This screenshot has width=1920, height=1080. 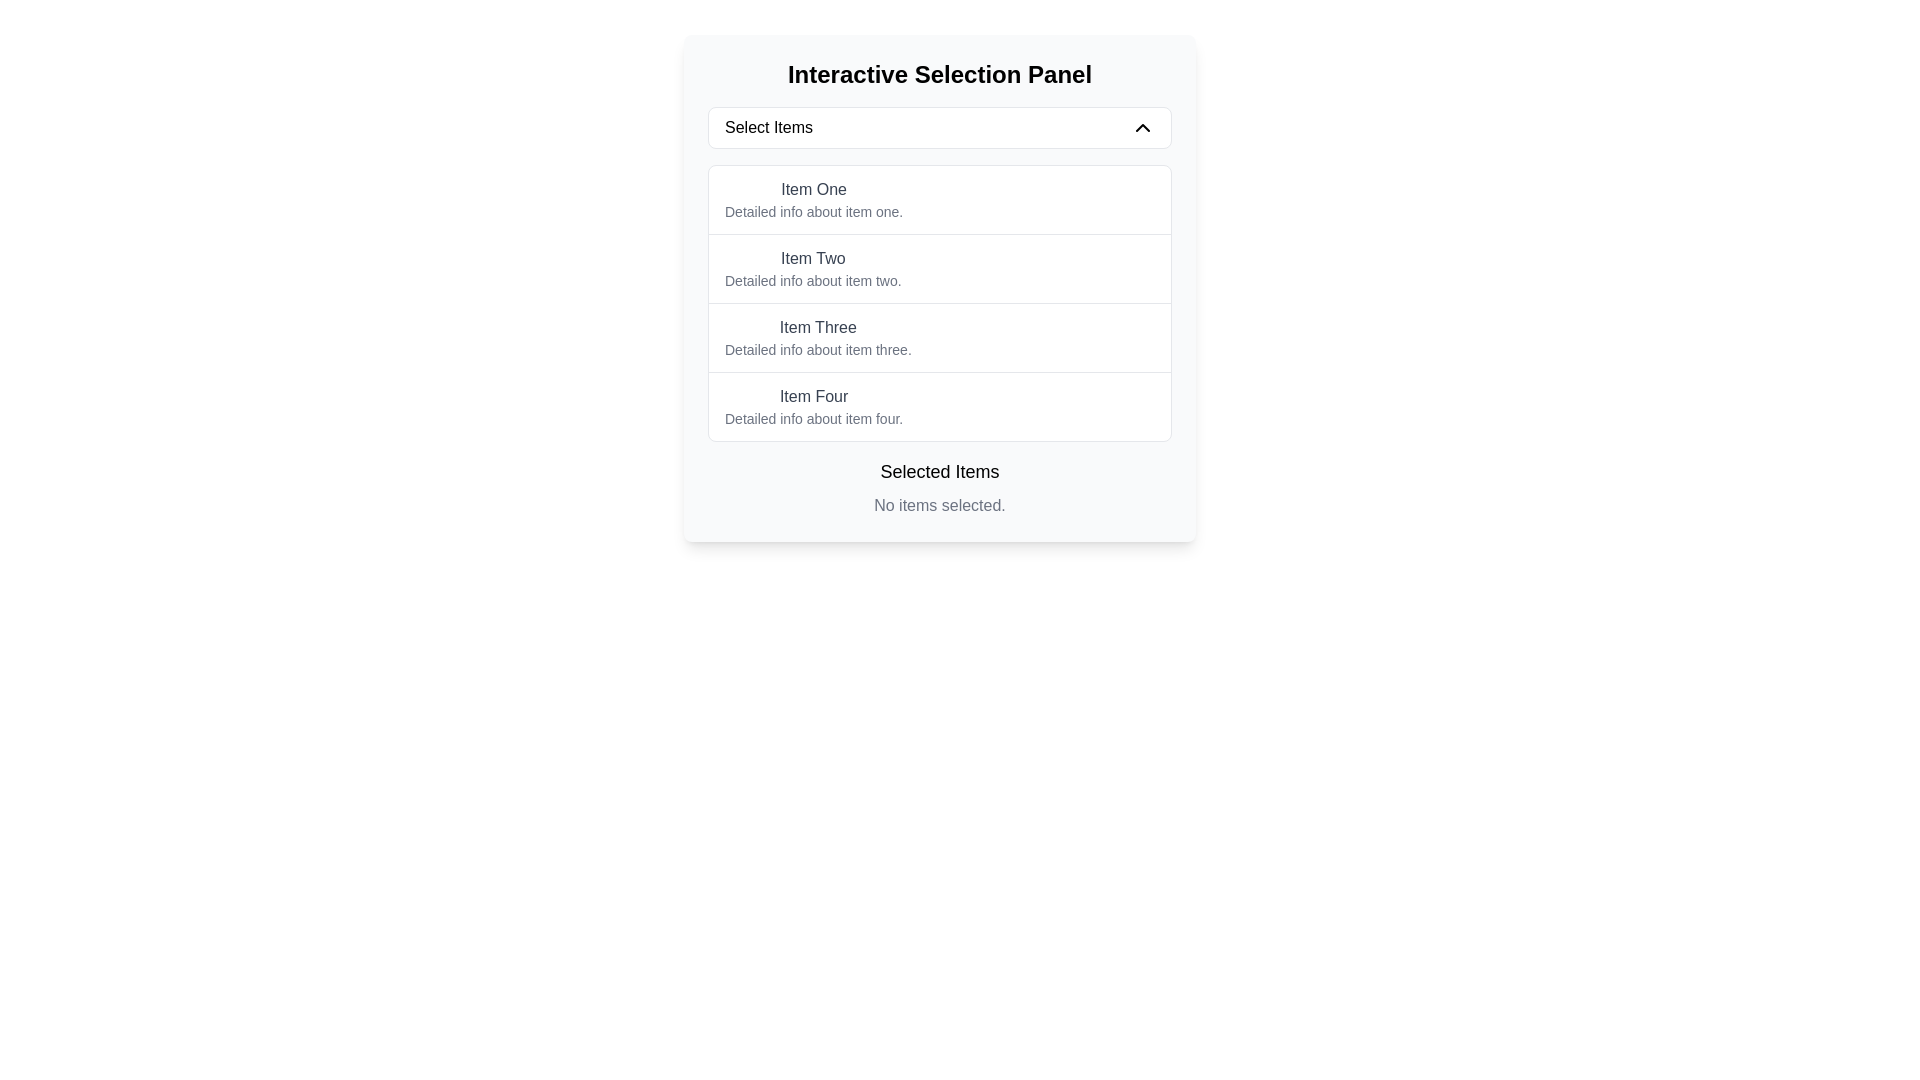 What do you see at coordinates (814, 189) in the screenshot?
I see `the main title text label of the first list item in the selection panel, located near the top-center of the panel below the 'Select Items' dropdown` at bounding box center [814, 189].